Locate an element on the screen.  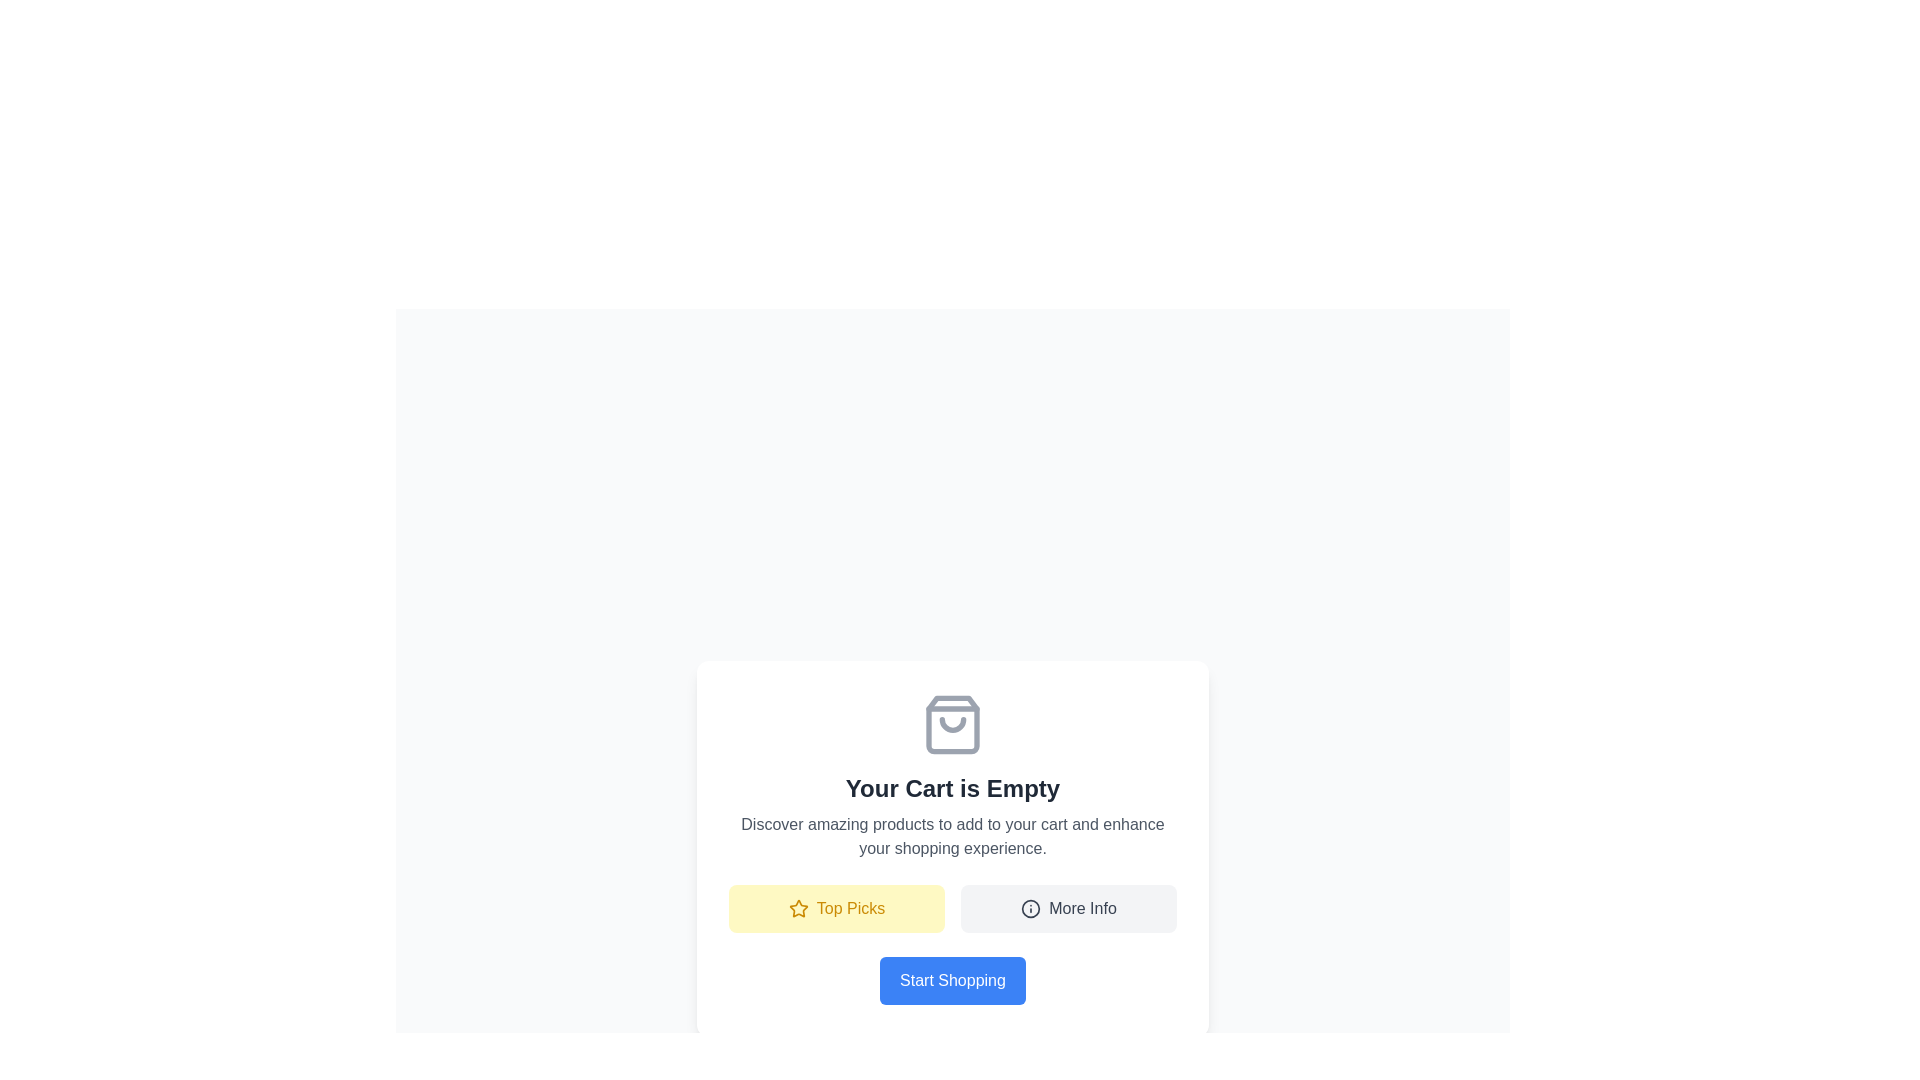
the first button in the grid layout that allows users is located at coordinates (836, 909).